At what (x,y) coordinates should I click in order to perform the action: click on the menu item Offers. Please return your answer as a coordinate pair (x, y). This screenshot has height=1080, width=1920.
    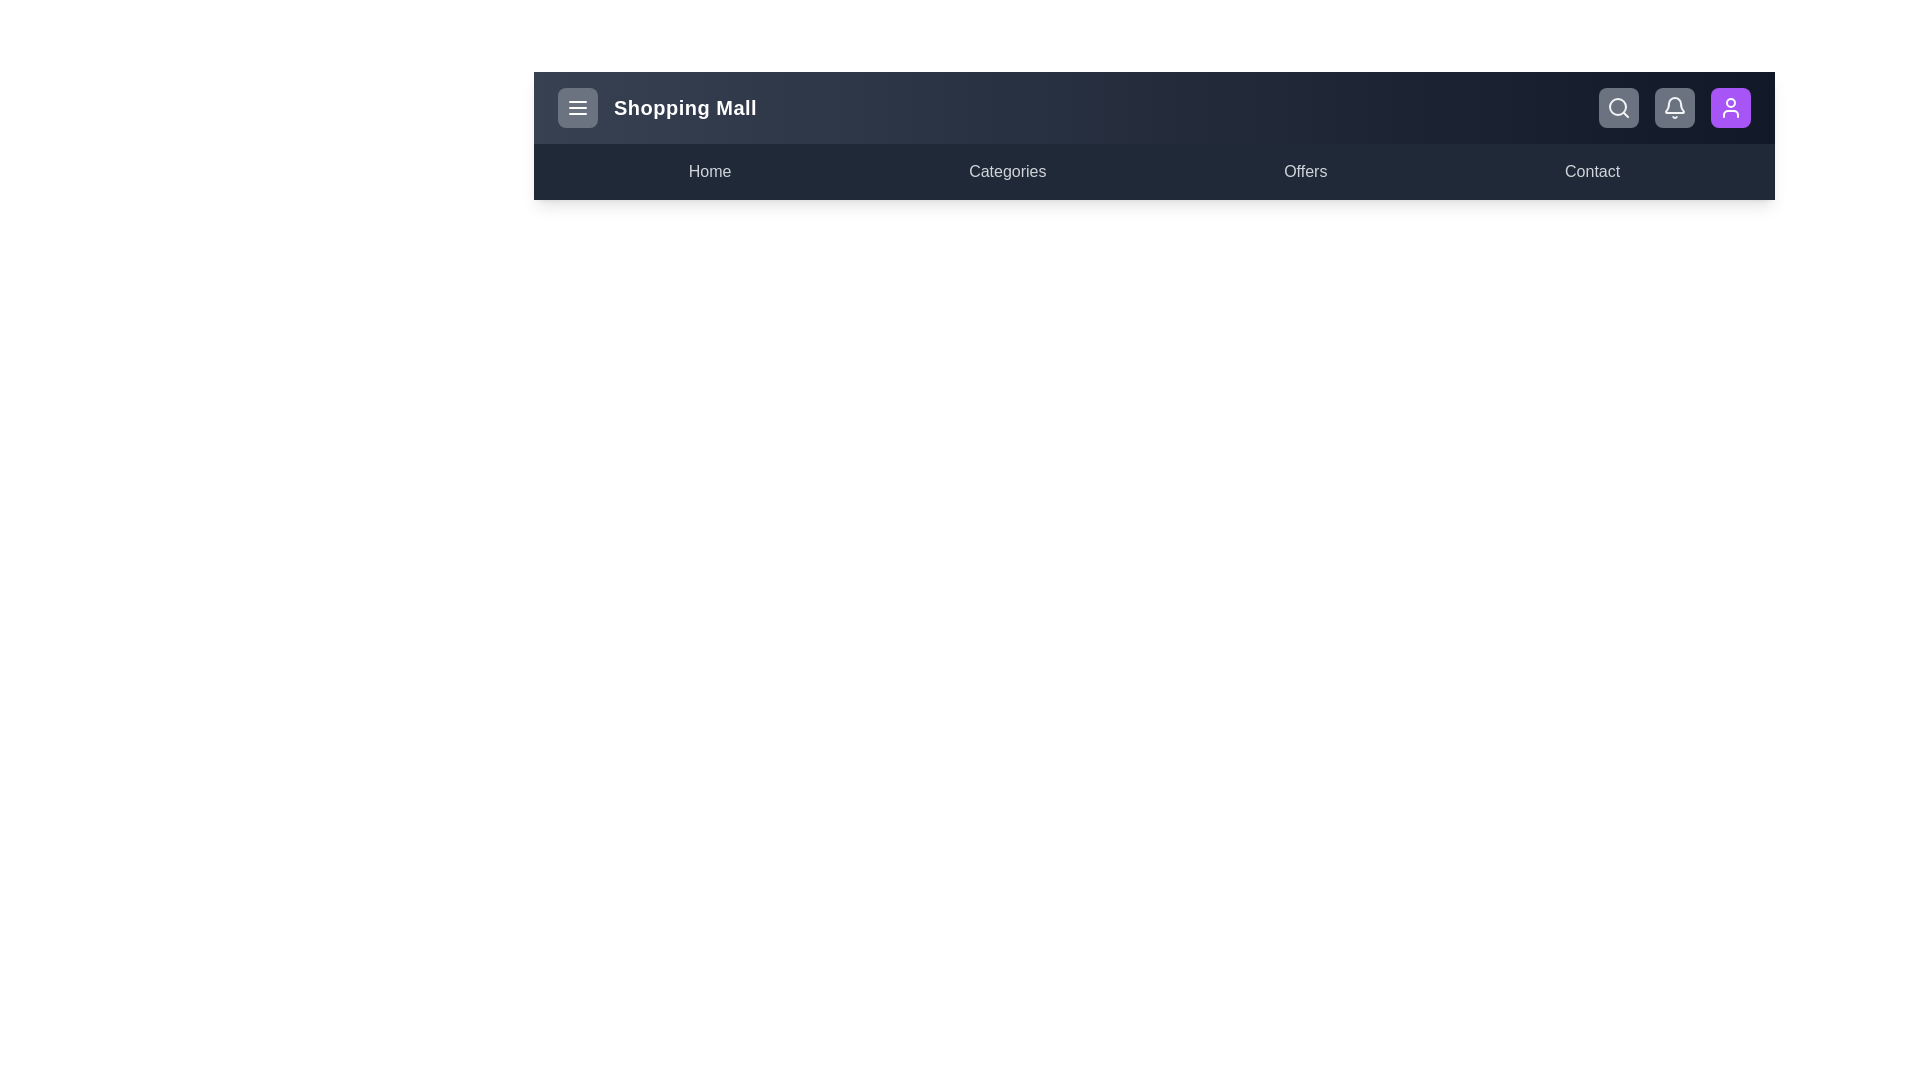
    Looking at the image, I should click on (1305, 171).